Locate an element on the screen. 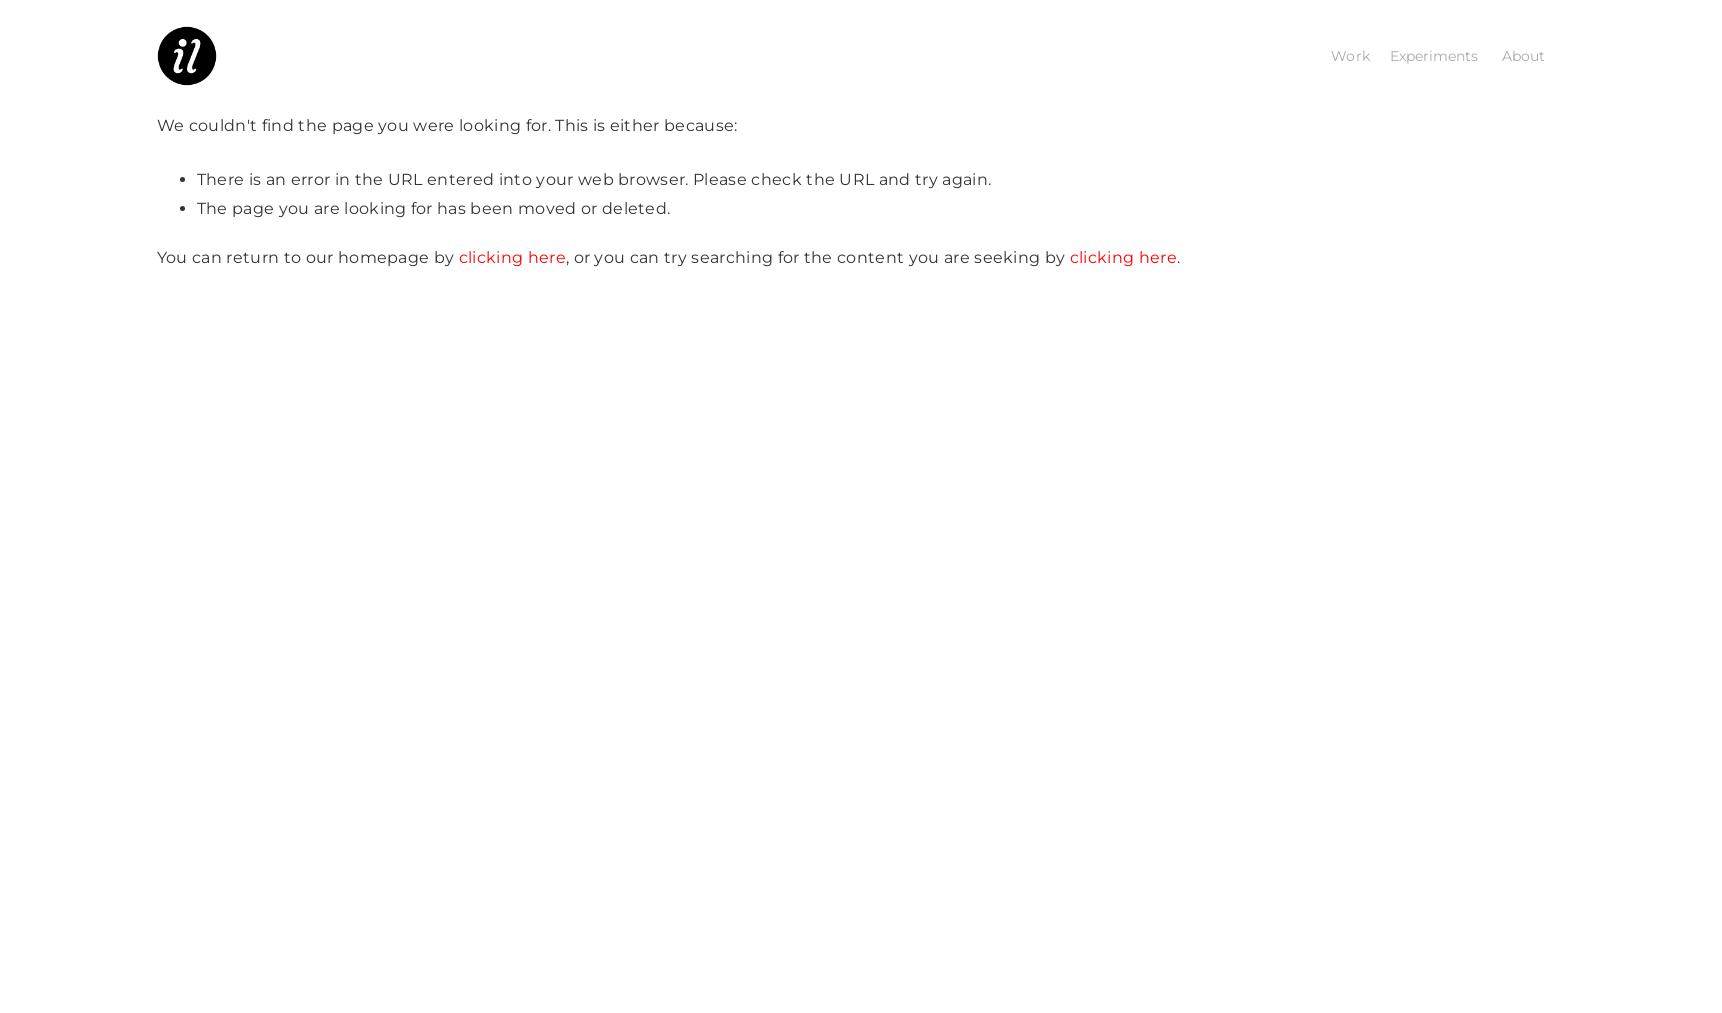 The image size is (1722, 1013). 'The page you are looking for has been moved or deleted.' is located at coordinates (432, 206).